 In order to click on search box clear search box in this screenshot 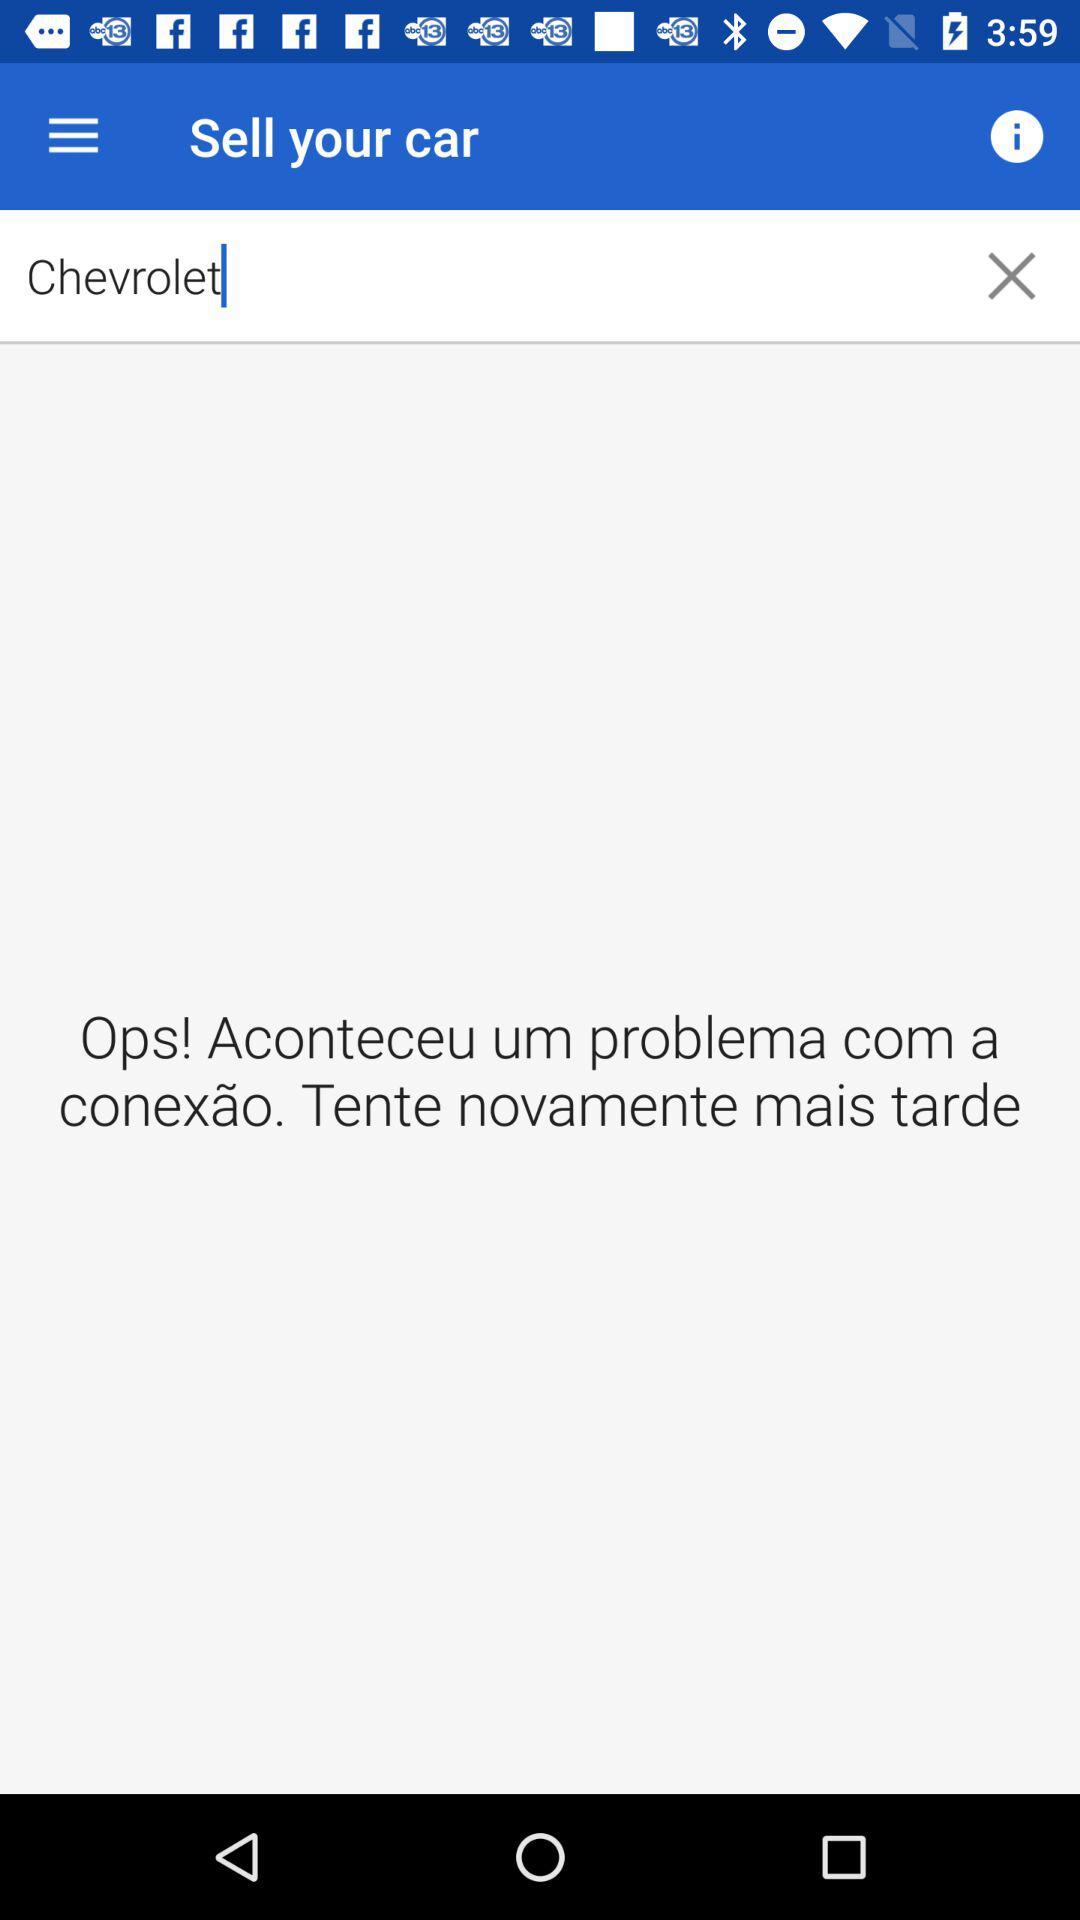, I will do `click(1011, 274)`.